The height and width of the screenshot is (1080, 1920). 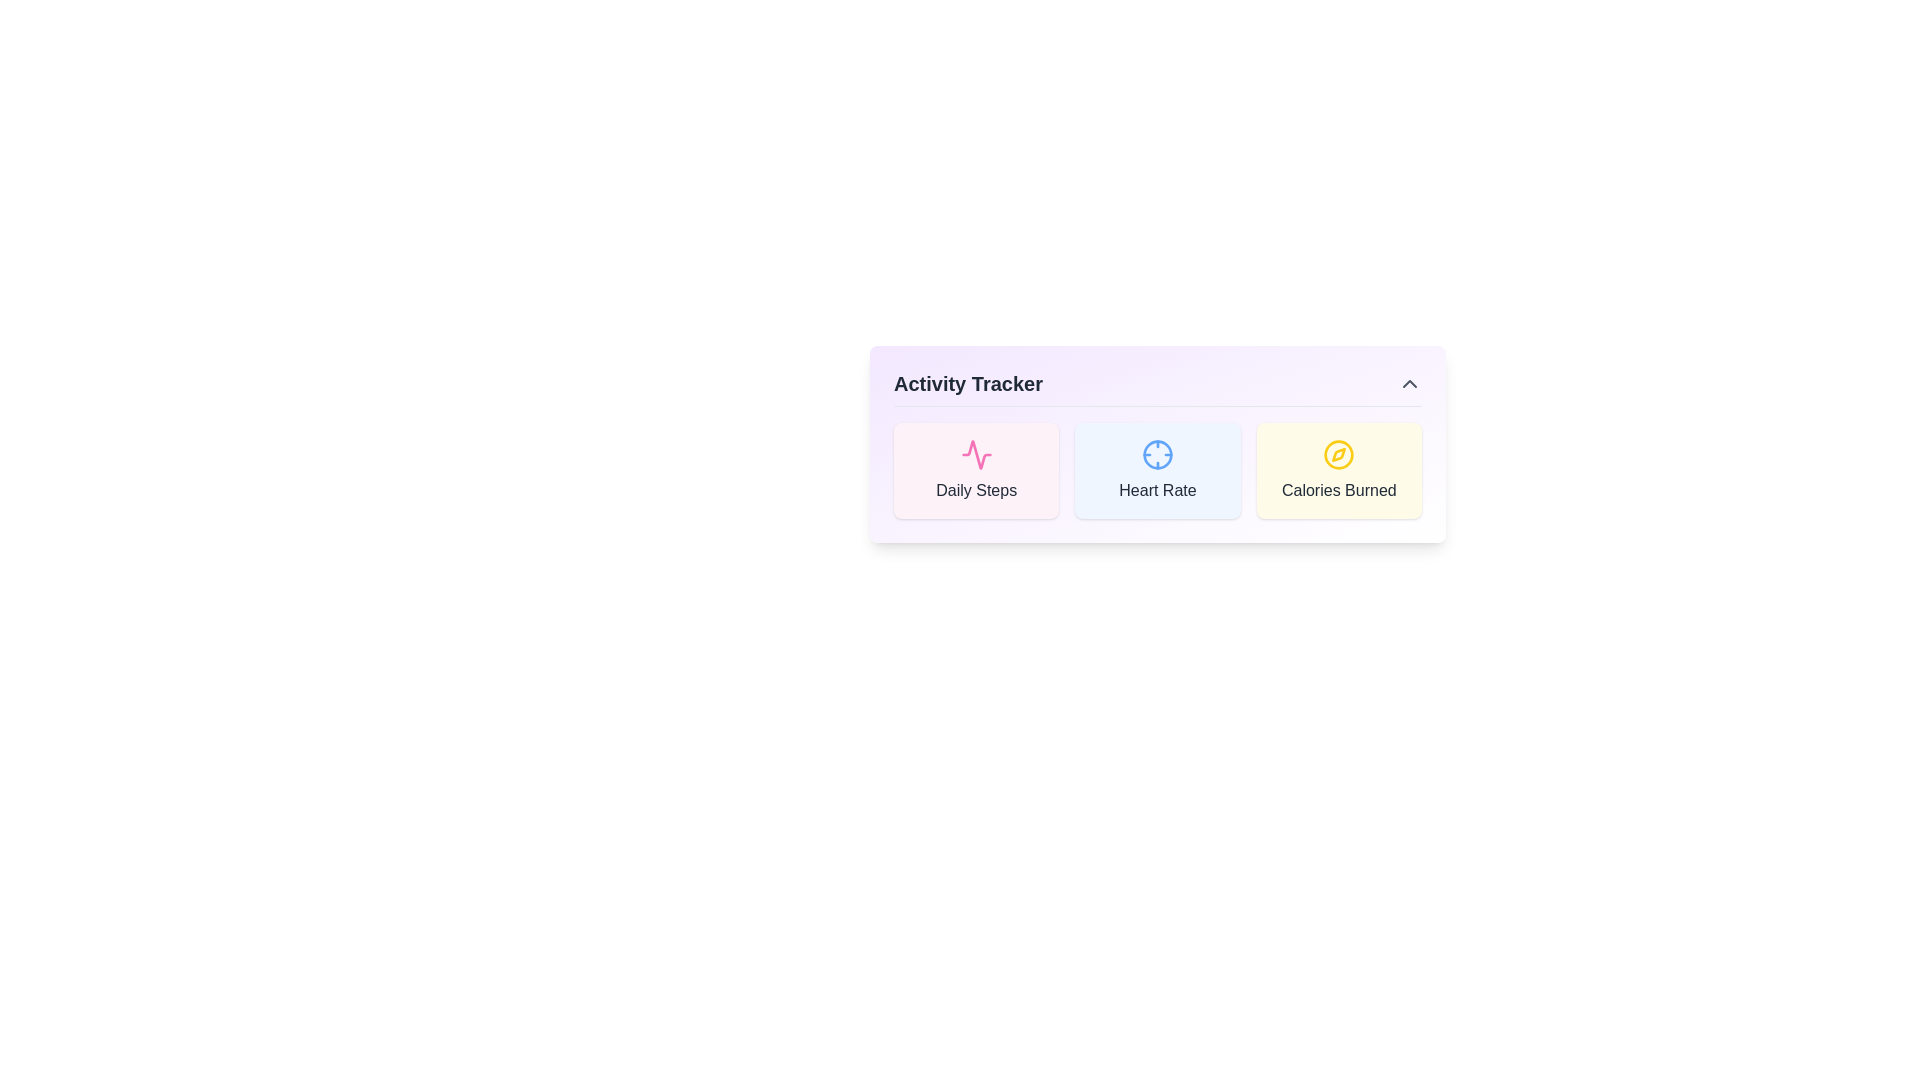 I want to click on centered-aligned text label 'Calories Burned' that is styled in dark gray color, located within the third yellow-highlighted card of the 'Activity Tracker' section, below a compass icon, so click(x=1339, y=490).